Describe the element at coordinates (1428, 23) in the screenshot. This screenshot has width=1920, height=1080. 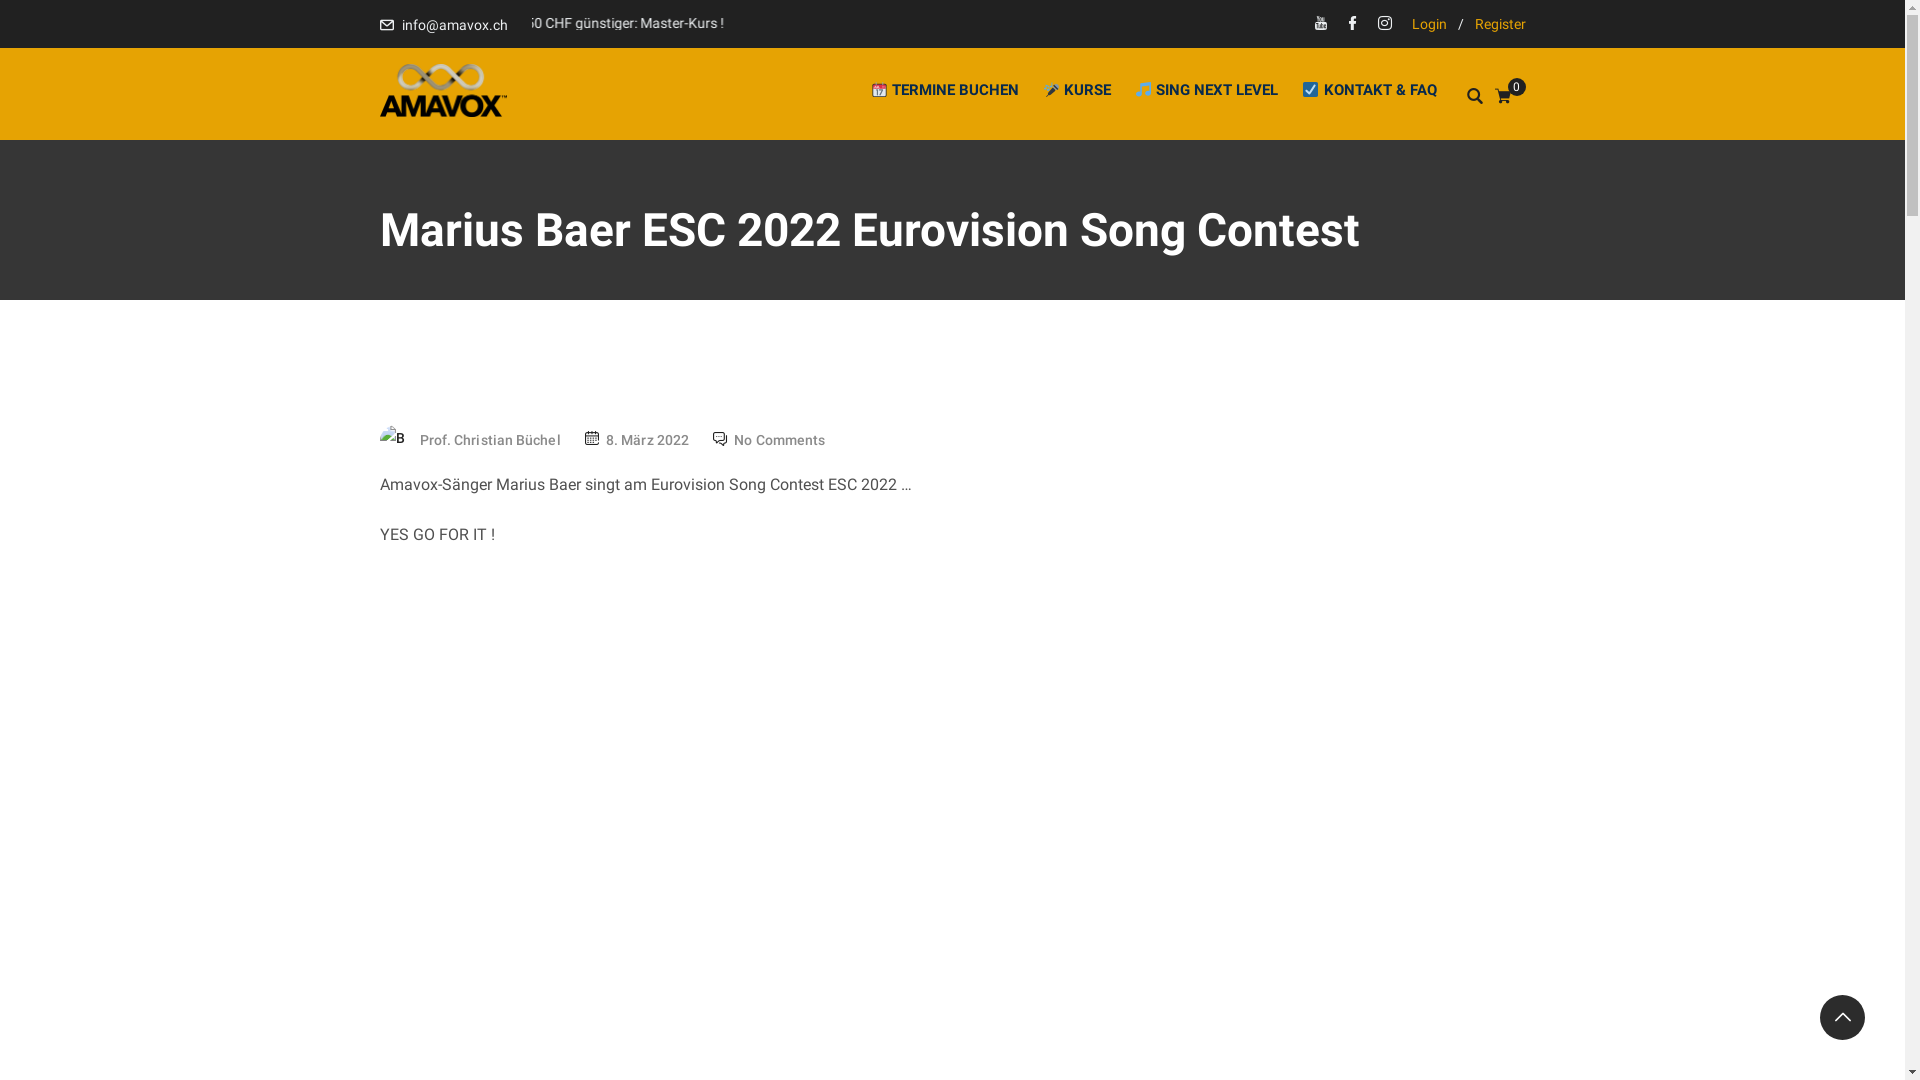
I see `'Login'` at that location.